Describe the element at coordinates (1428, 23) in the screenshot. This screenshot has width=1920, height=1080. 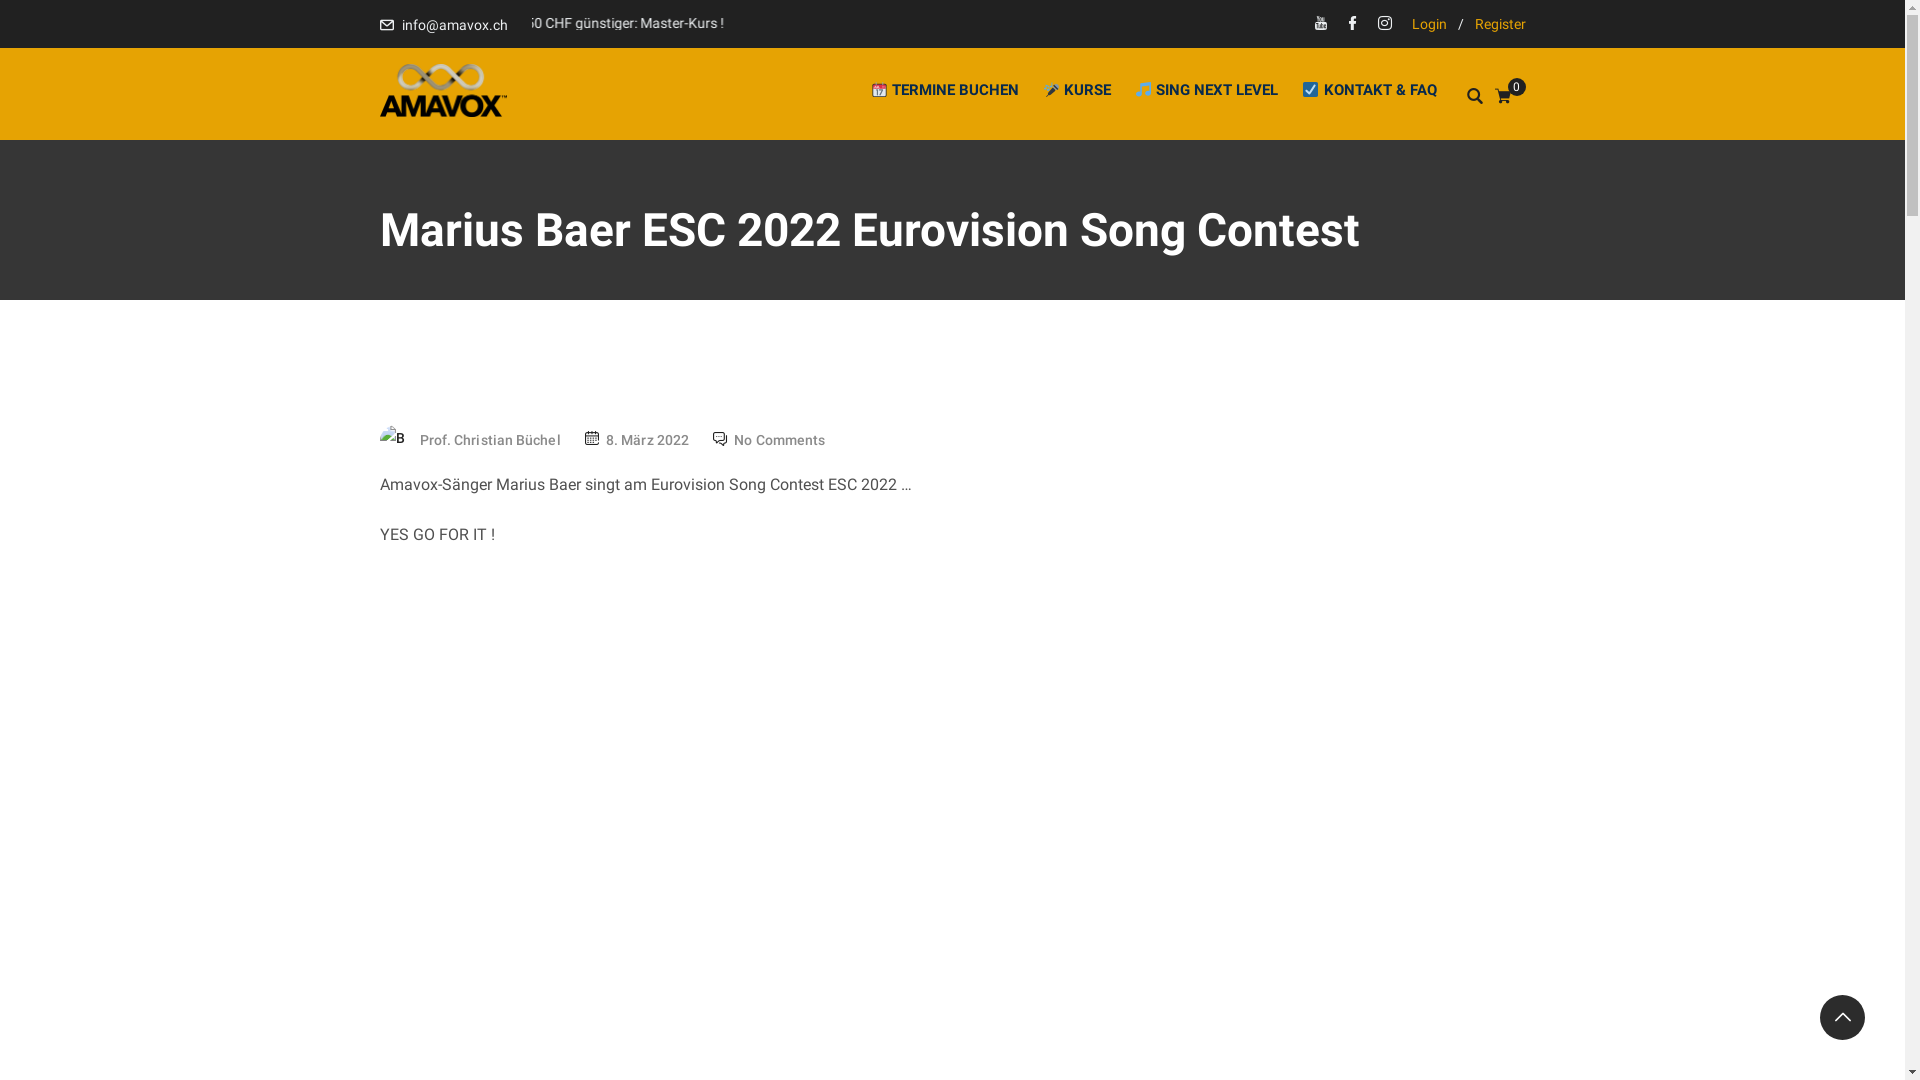
I see `'Login'` at that location.